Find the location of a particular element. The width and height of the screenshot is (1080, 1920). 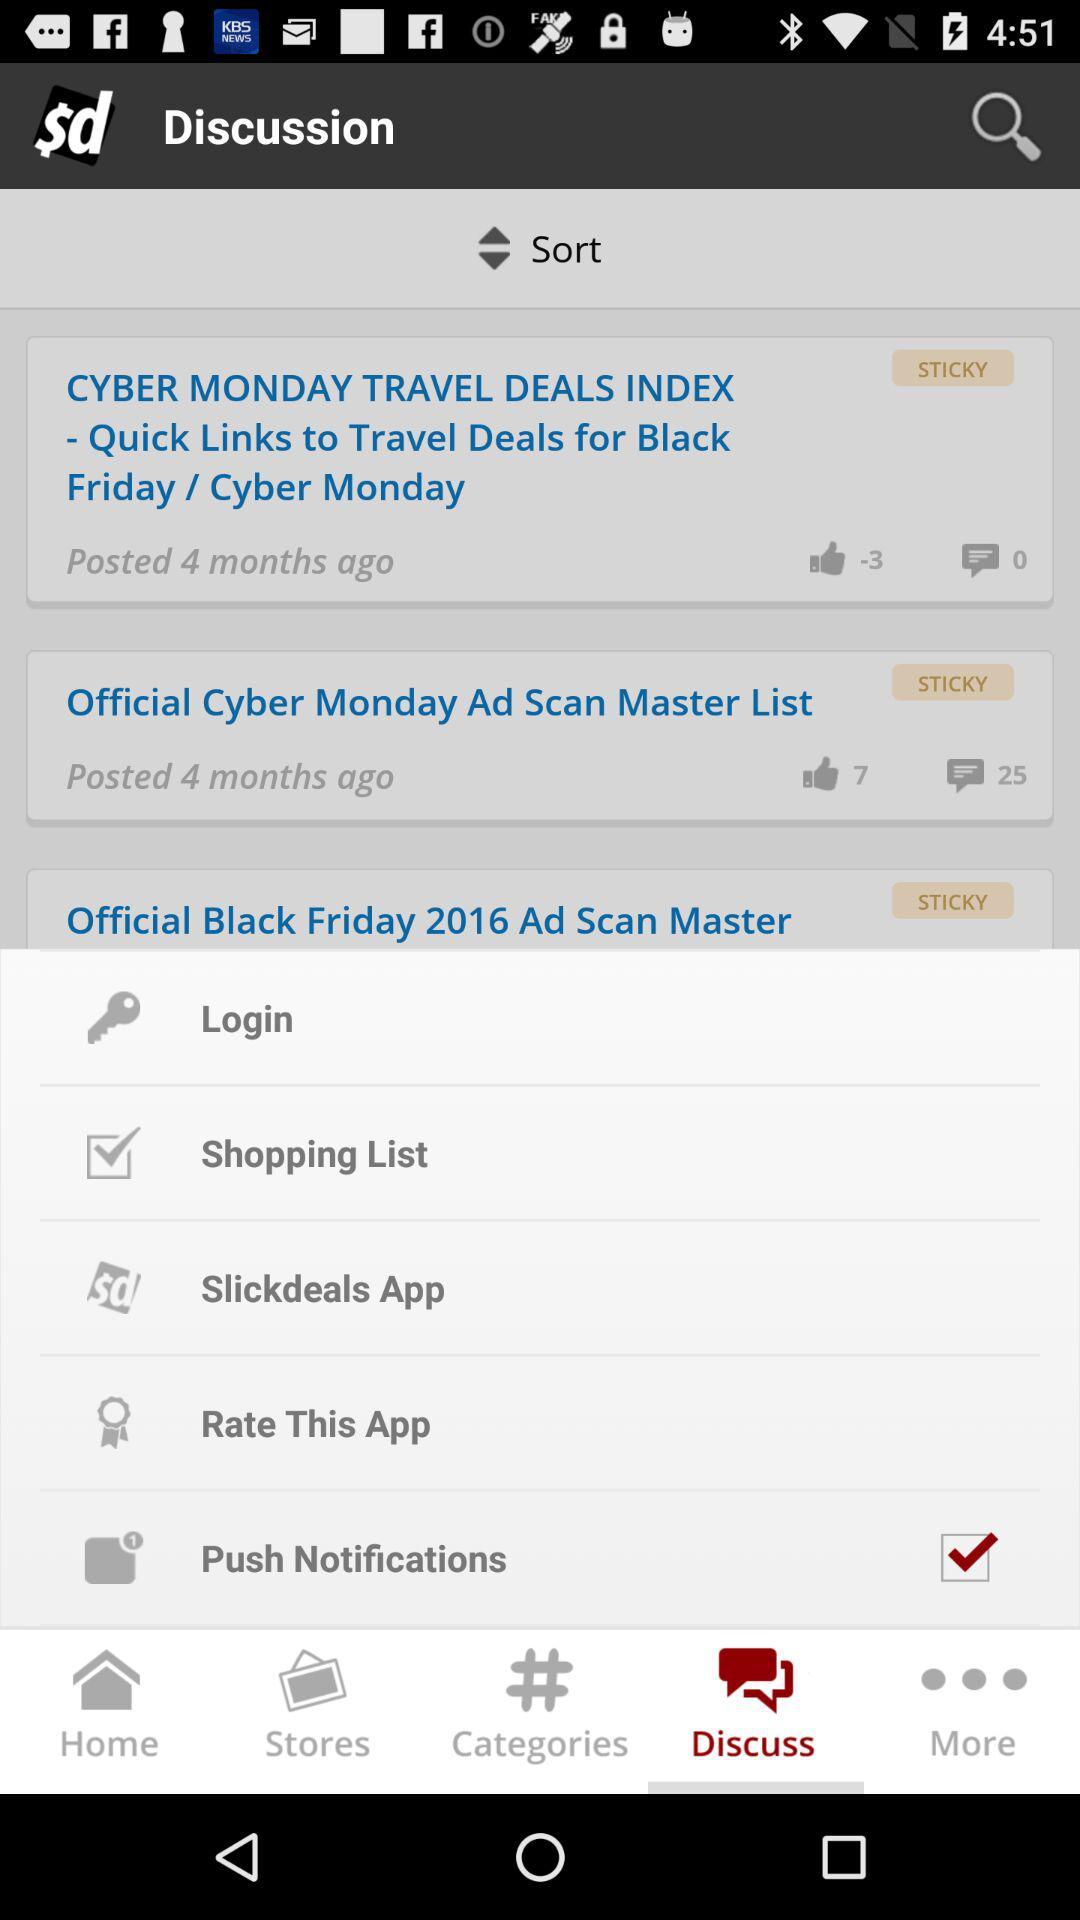

the more icon is located at coordinates (970, 1836).